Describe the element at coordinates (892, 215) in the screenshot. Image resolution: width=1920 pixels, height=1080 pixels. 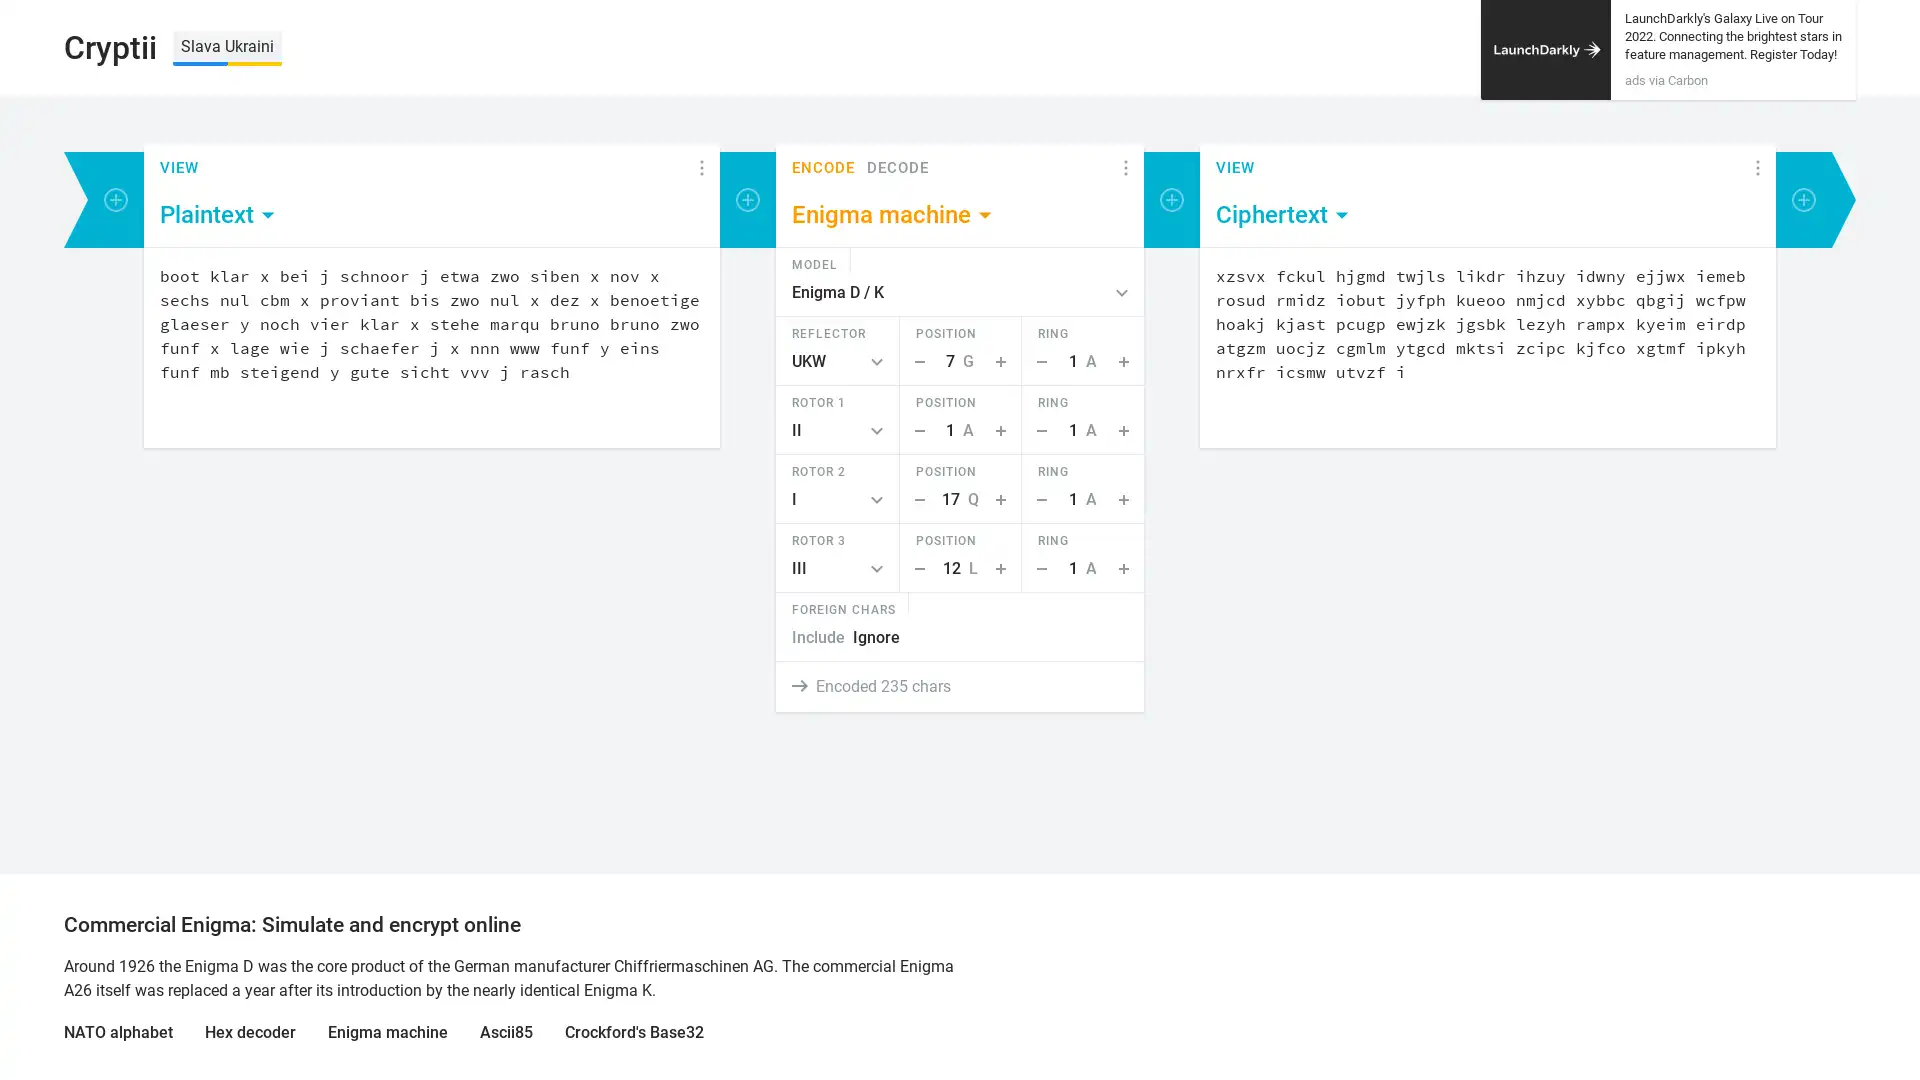
I see `Enigma machine` at that location.